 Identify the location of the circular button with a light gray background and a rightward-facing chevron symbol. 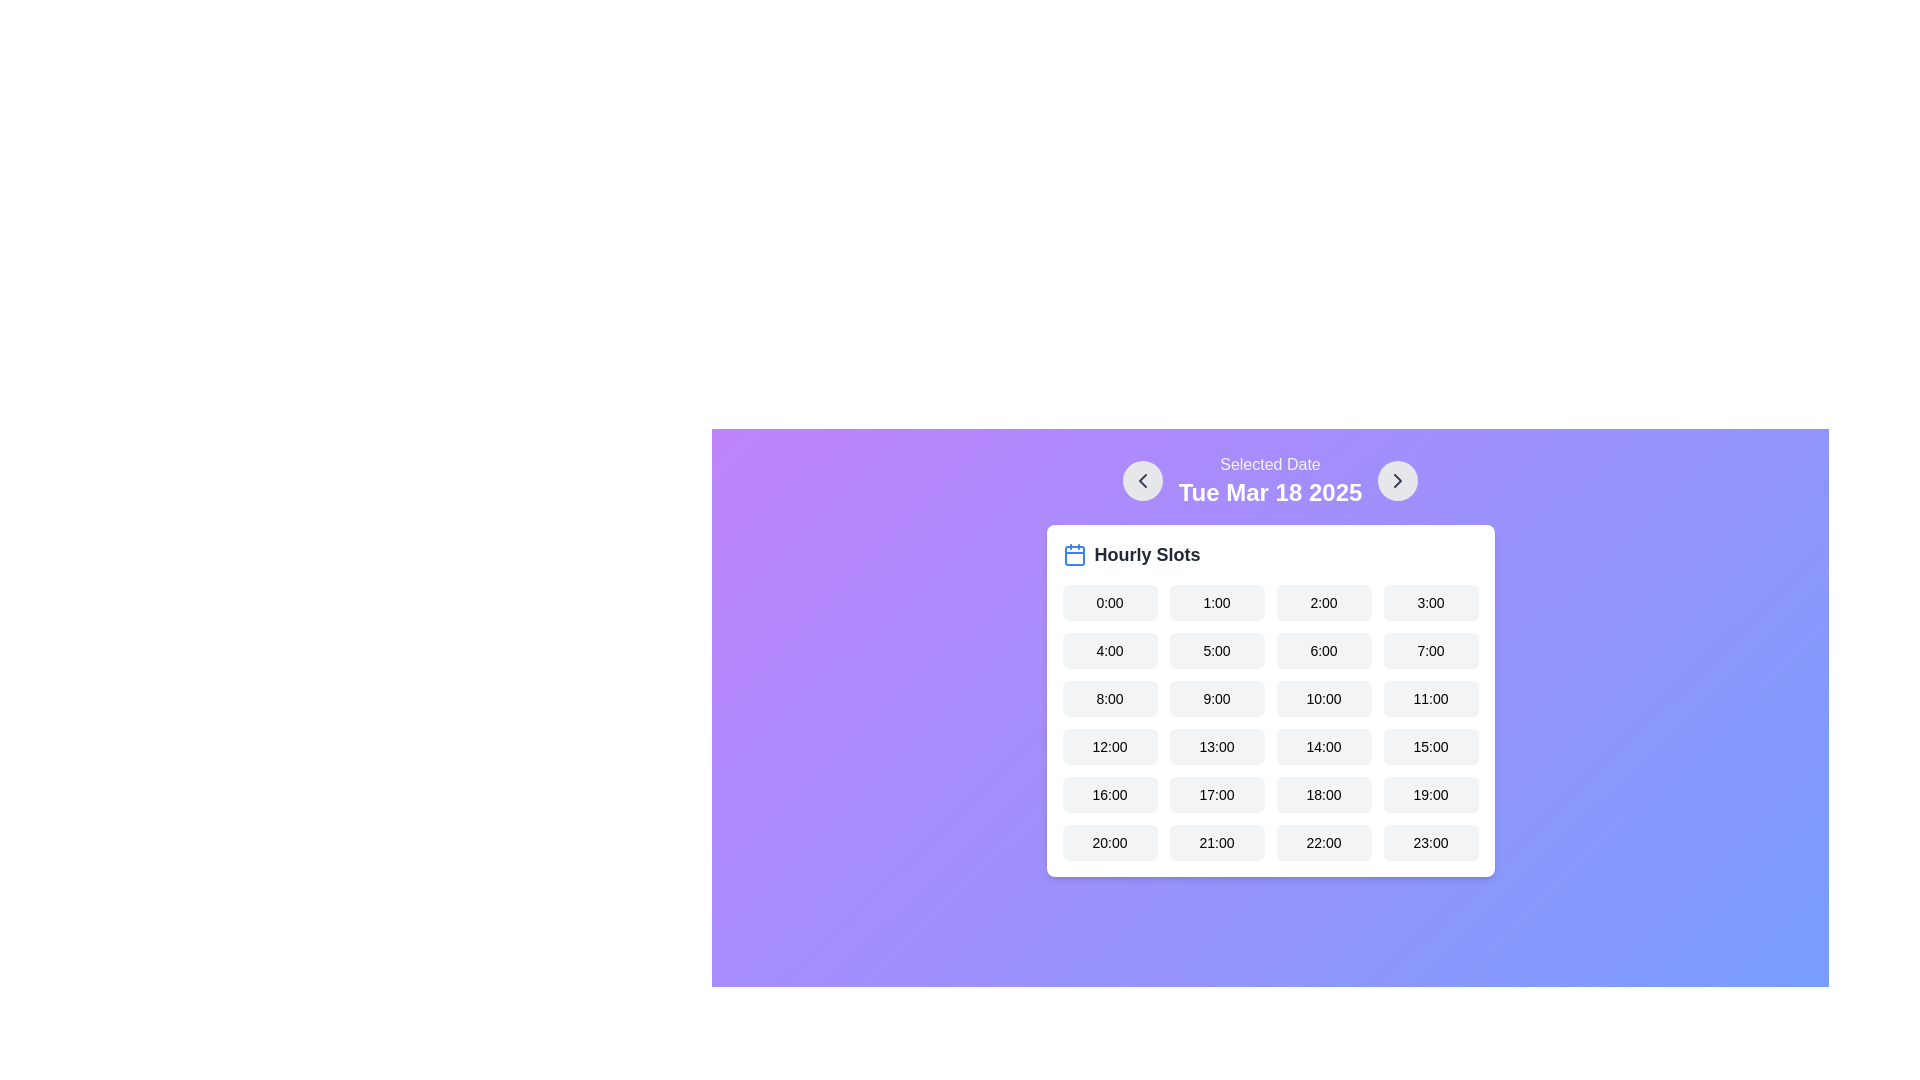
(1397, 481).